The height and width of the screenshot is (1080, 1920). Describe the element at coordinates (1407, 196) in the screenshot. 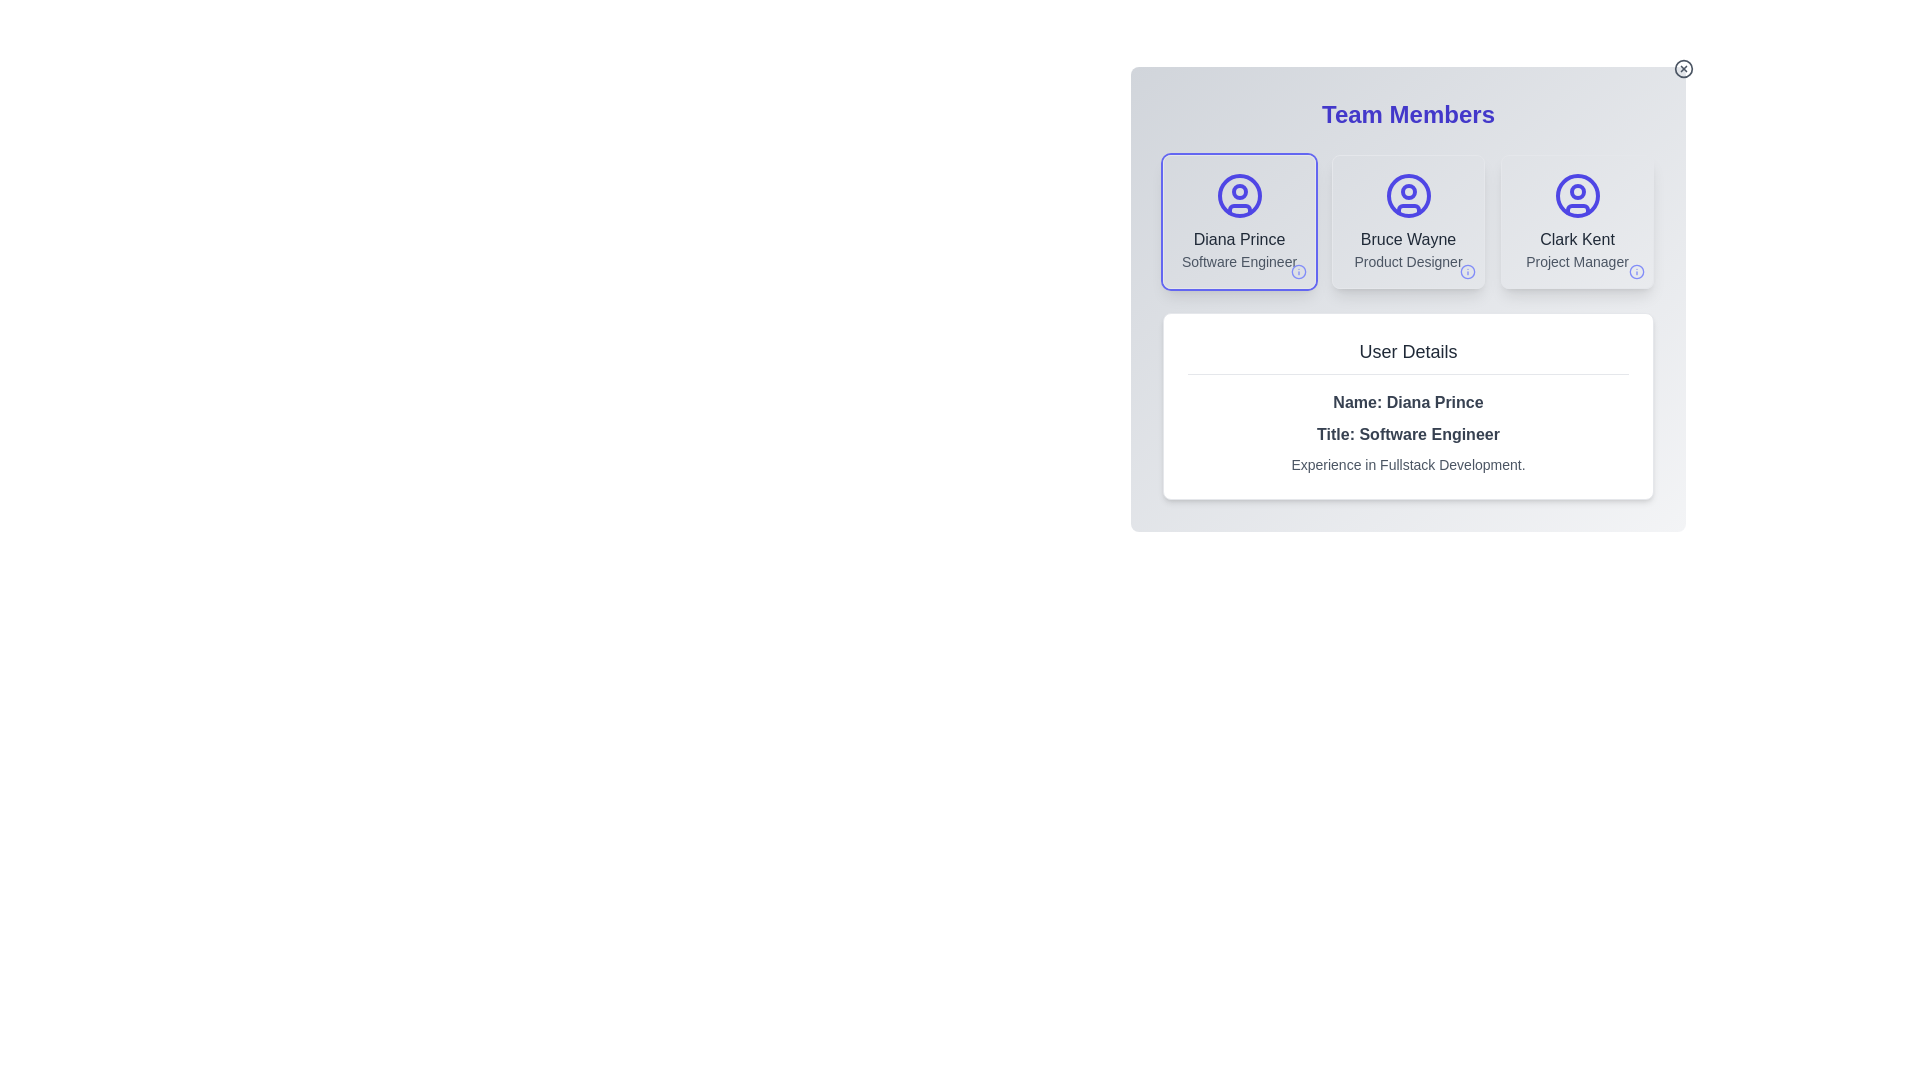

I see `the circular indigo user icon representing Bruce Wayne's profile in the second team member card labeled 'Bruce Wayne' with subtitle 'Product Designer'` at that location.